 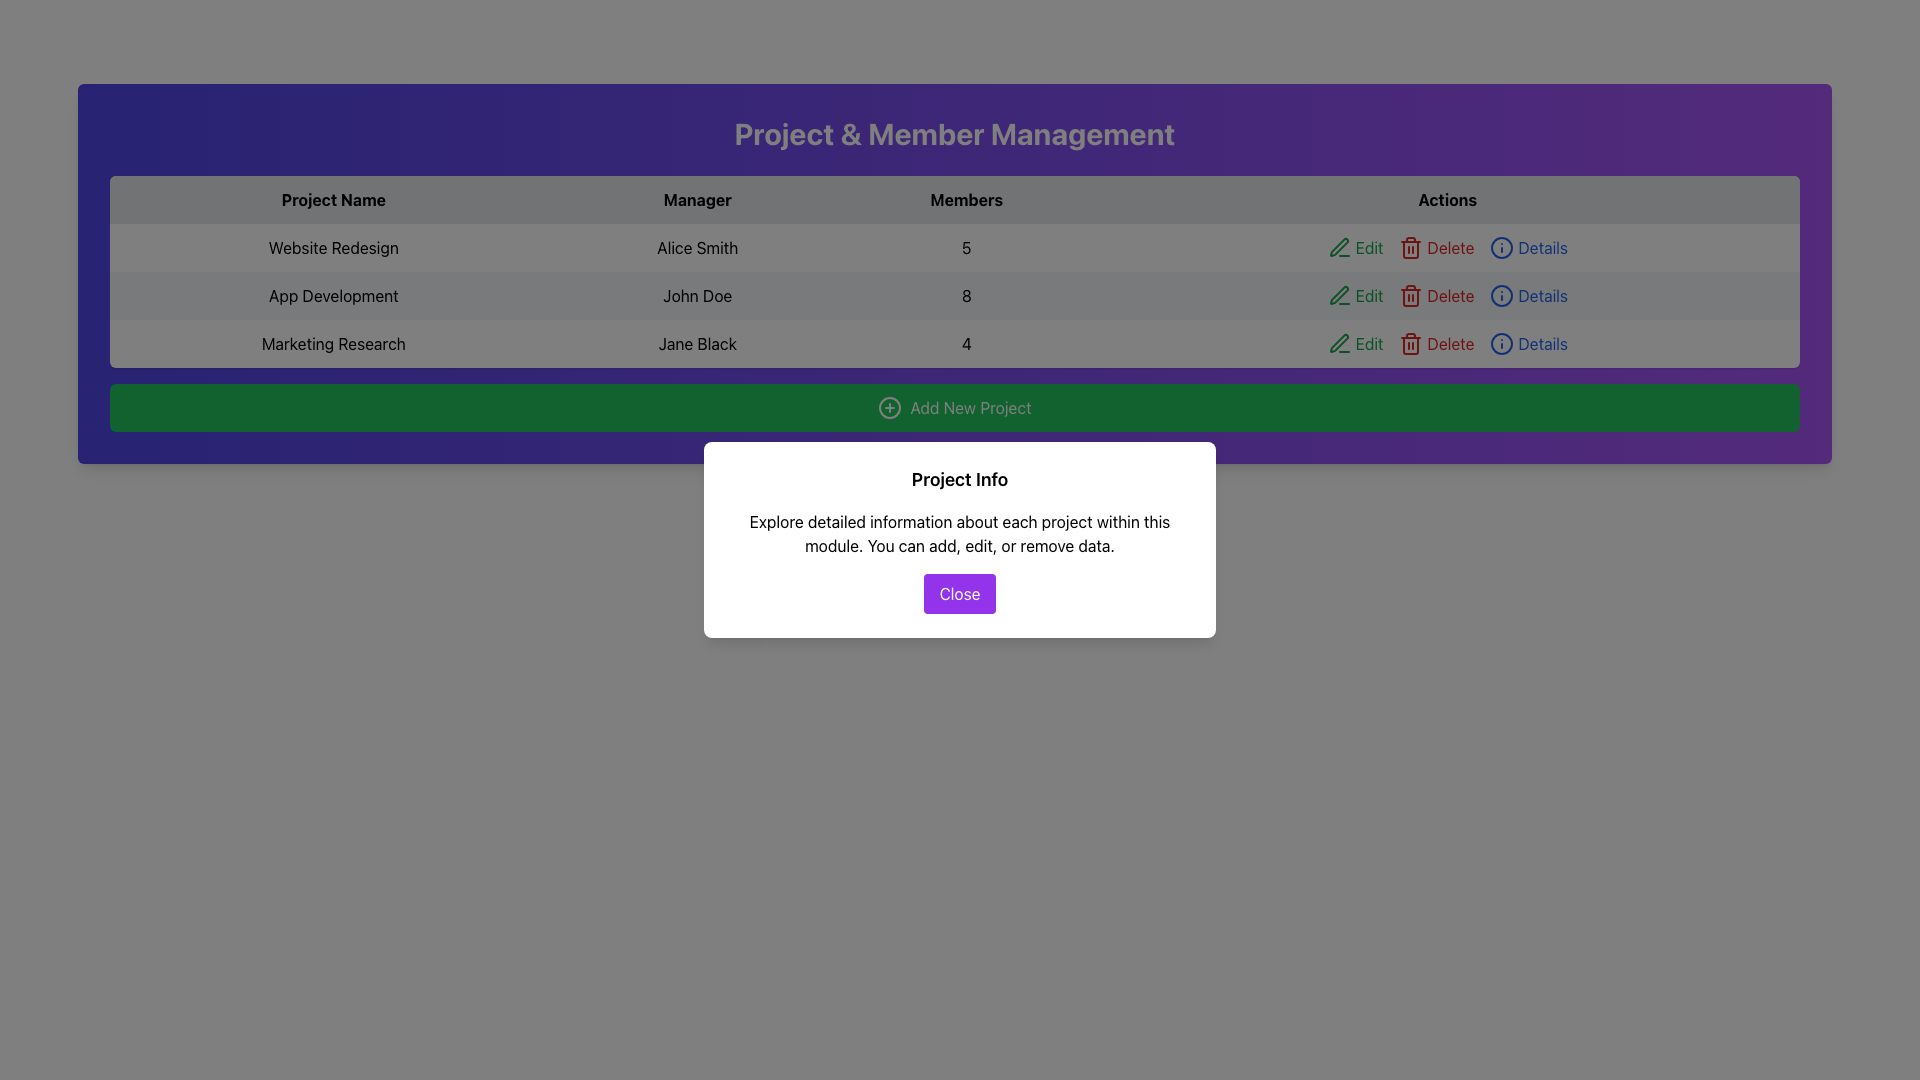 I want to click on the red 'Delete' button located in the 'Actions' column of the second row of the table, so click(x=1435, y=296).